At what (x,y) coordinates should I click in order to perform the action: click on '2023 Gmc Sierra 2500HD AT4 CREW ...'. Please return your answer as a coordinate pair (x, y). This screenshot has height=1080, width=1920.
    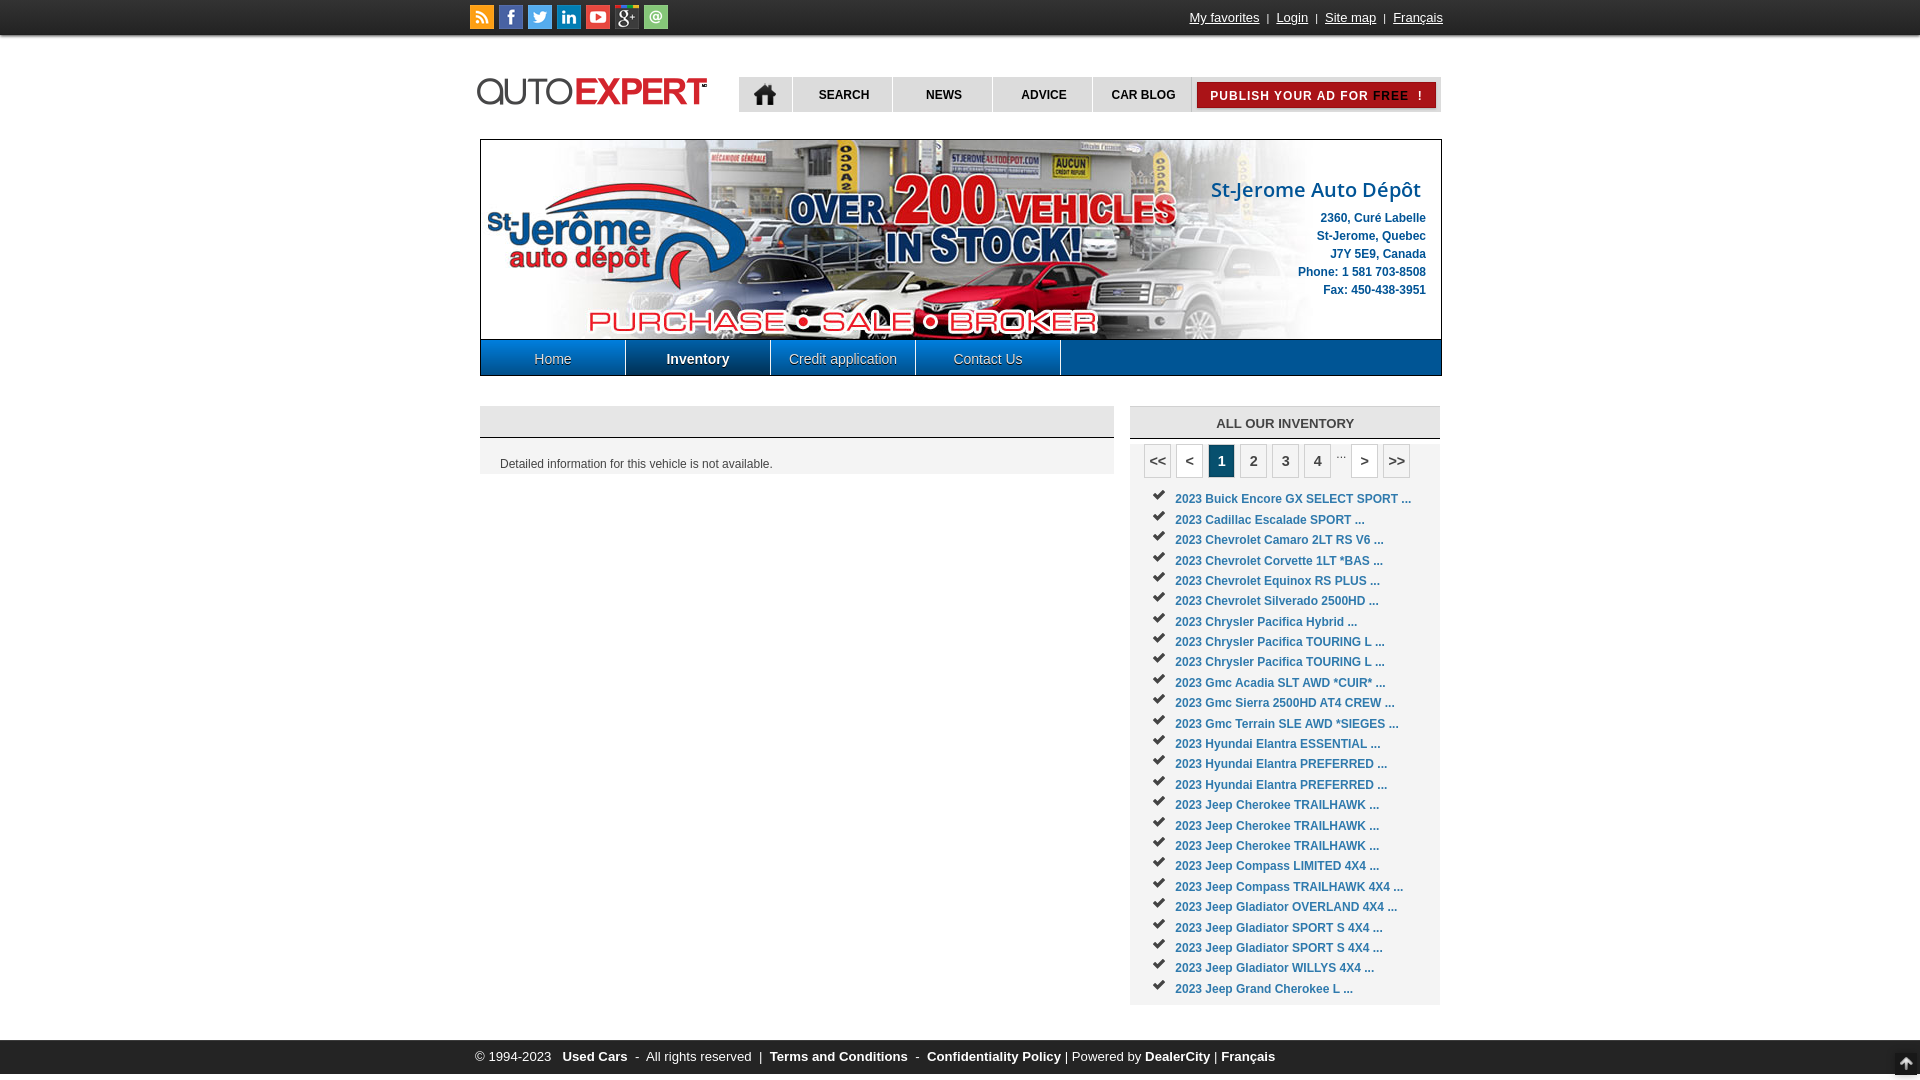
    Looking at the image, I should click on (1284, 701).